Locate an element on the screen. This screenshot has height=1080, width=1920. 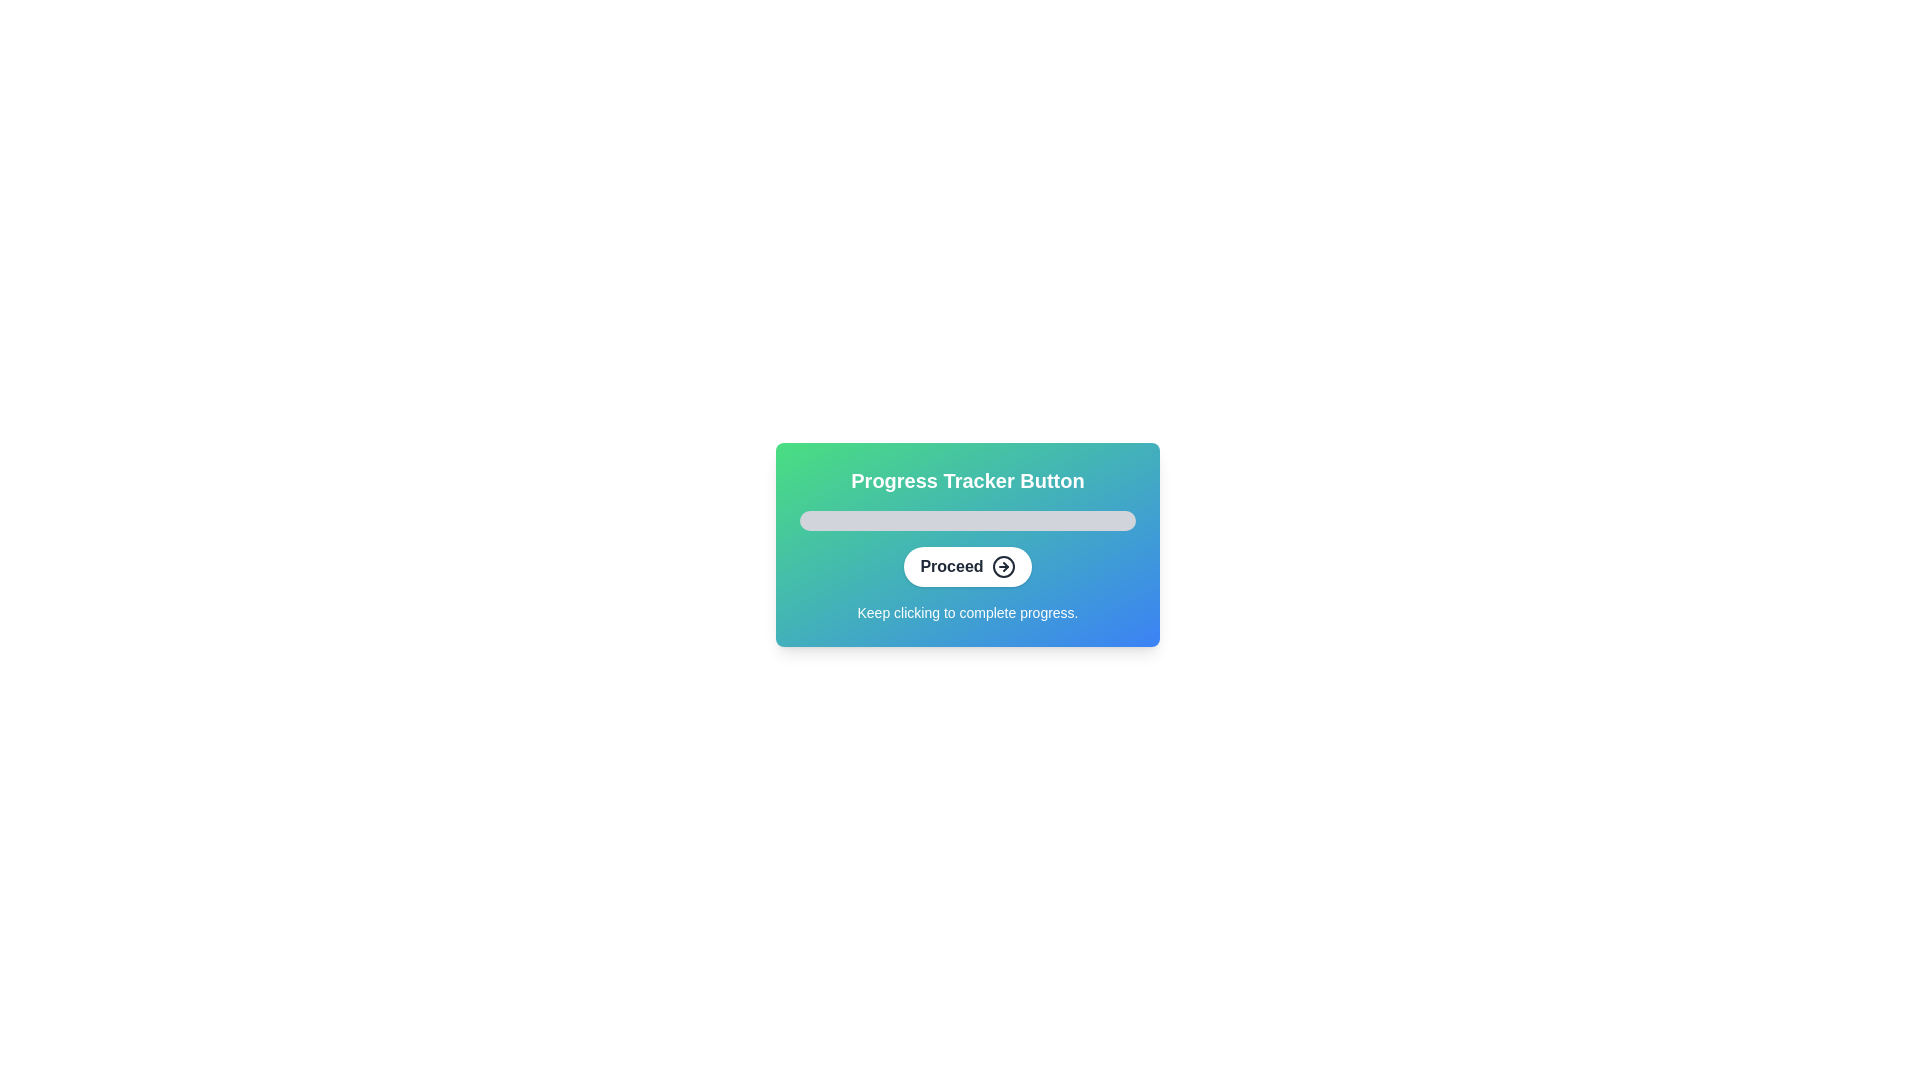
the visual aspect of the circular icon located at the center of the right-pointing arrow within the 'Proceed' button, situated in the lower middle portion of the card-like interface is located at coordinates (1003, 567).